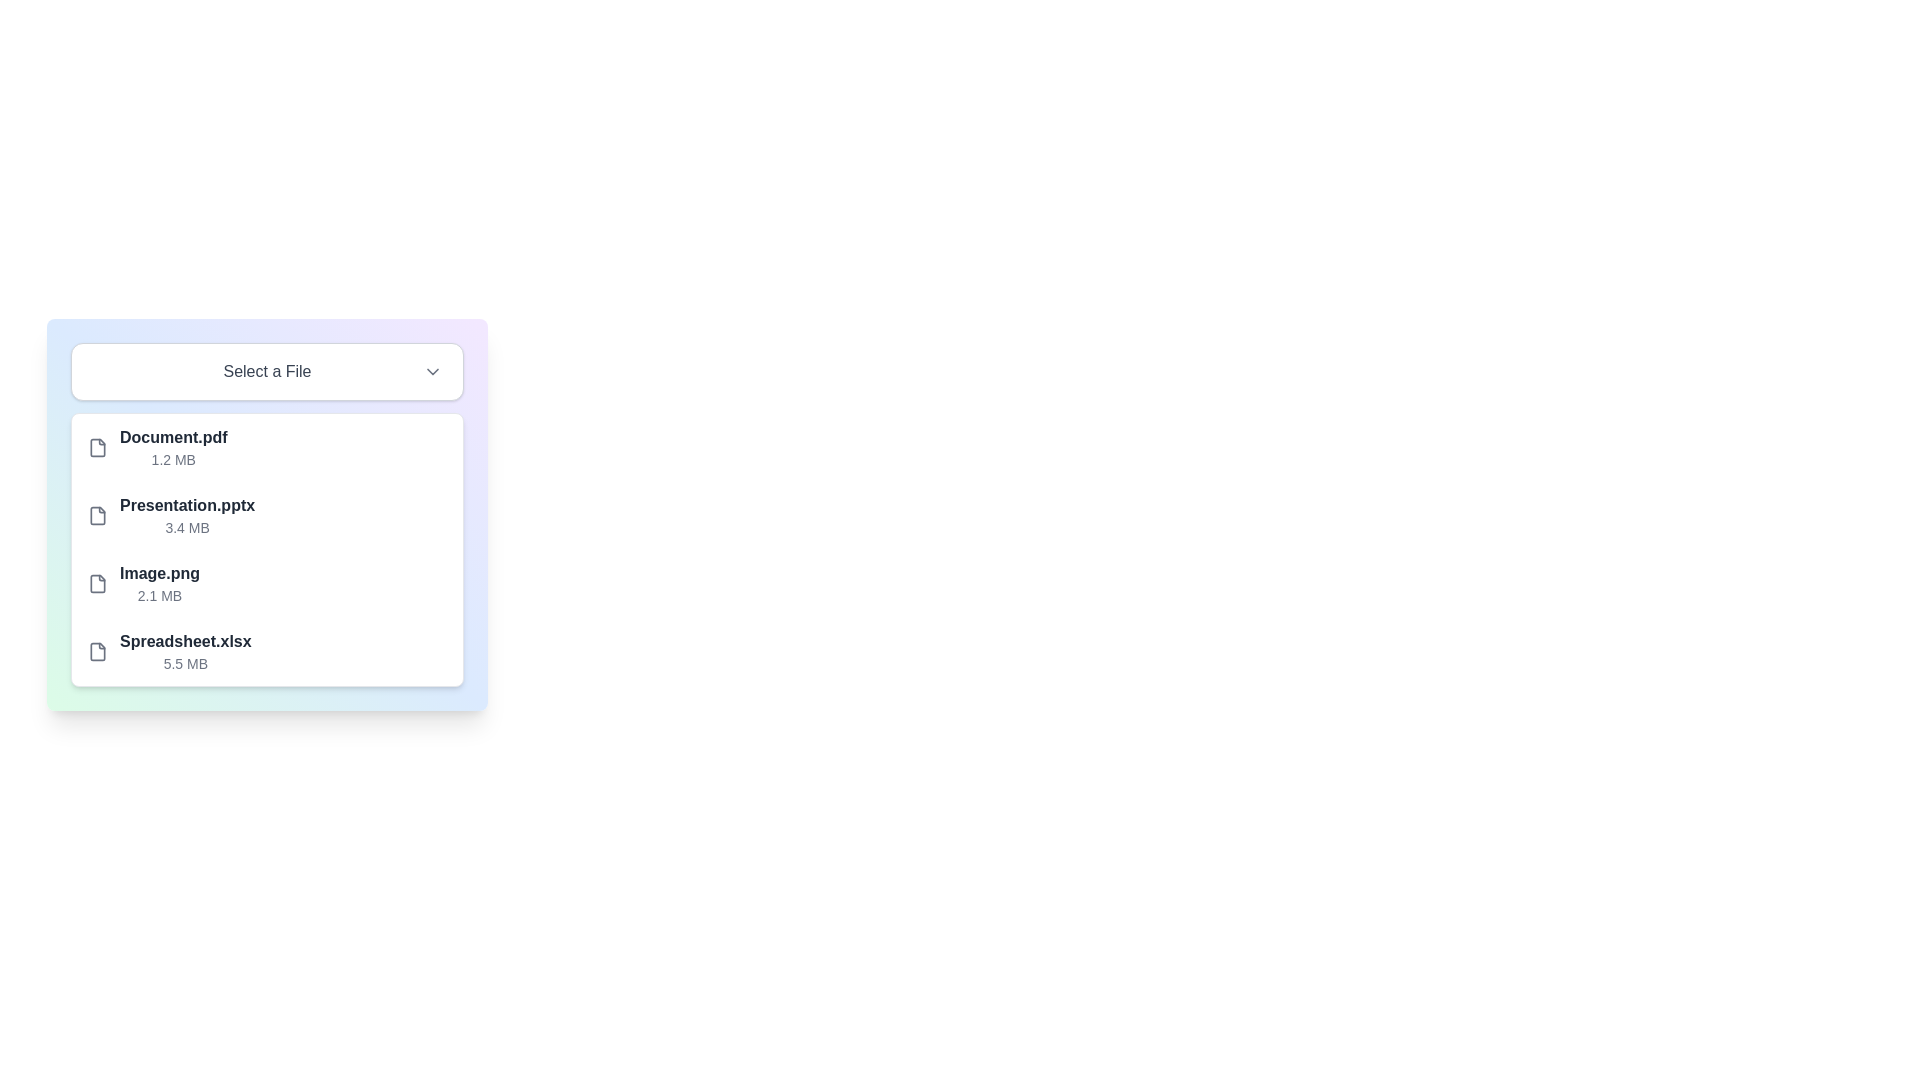 The height and width of the screenshot is (1080, 1920). Describe the element at coordinates (266, 550) in the screenshot. I see `the third item in the List containing file items` at that location.